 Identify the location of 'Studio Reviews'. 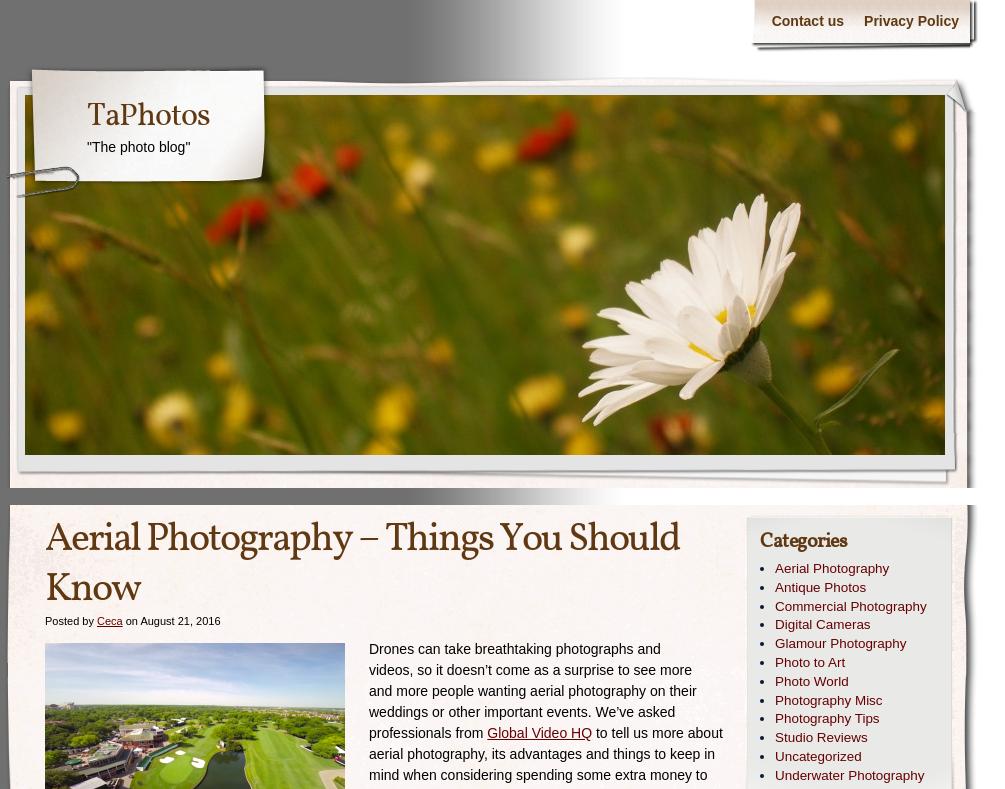
(820, 737).